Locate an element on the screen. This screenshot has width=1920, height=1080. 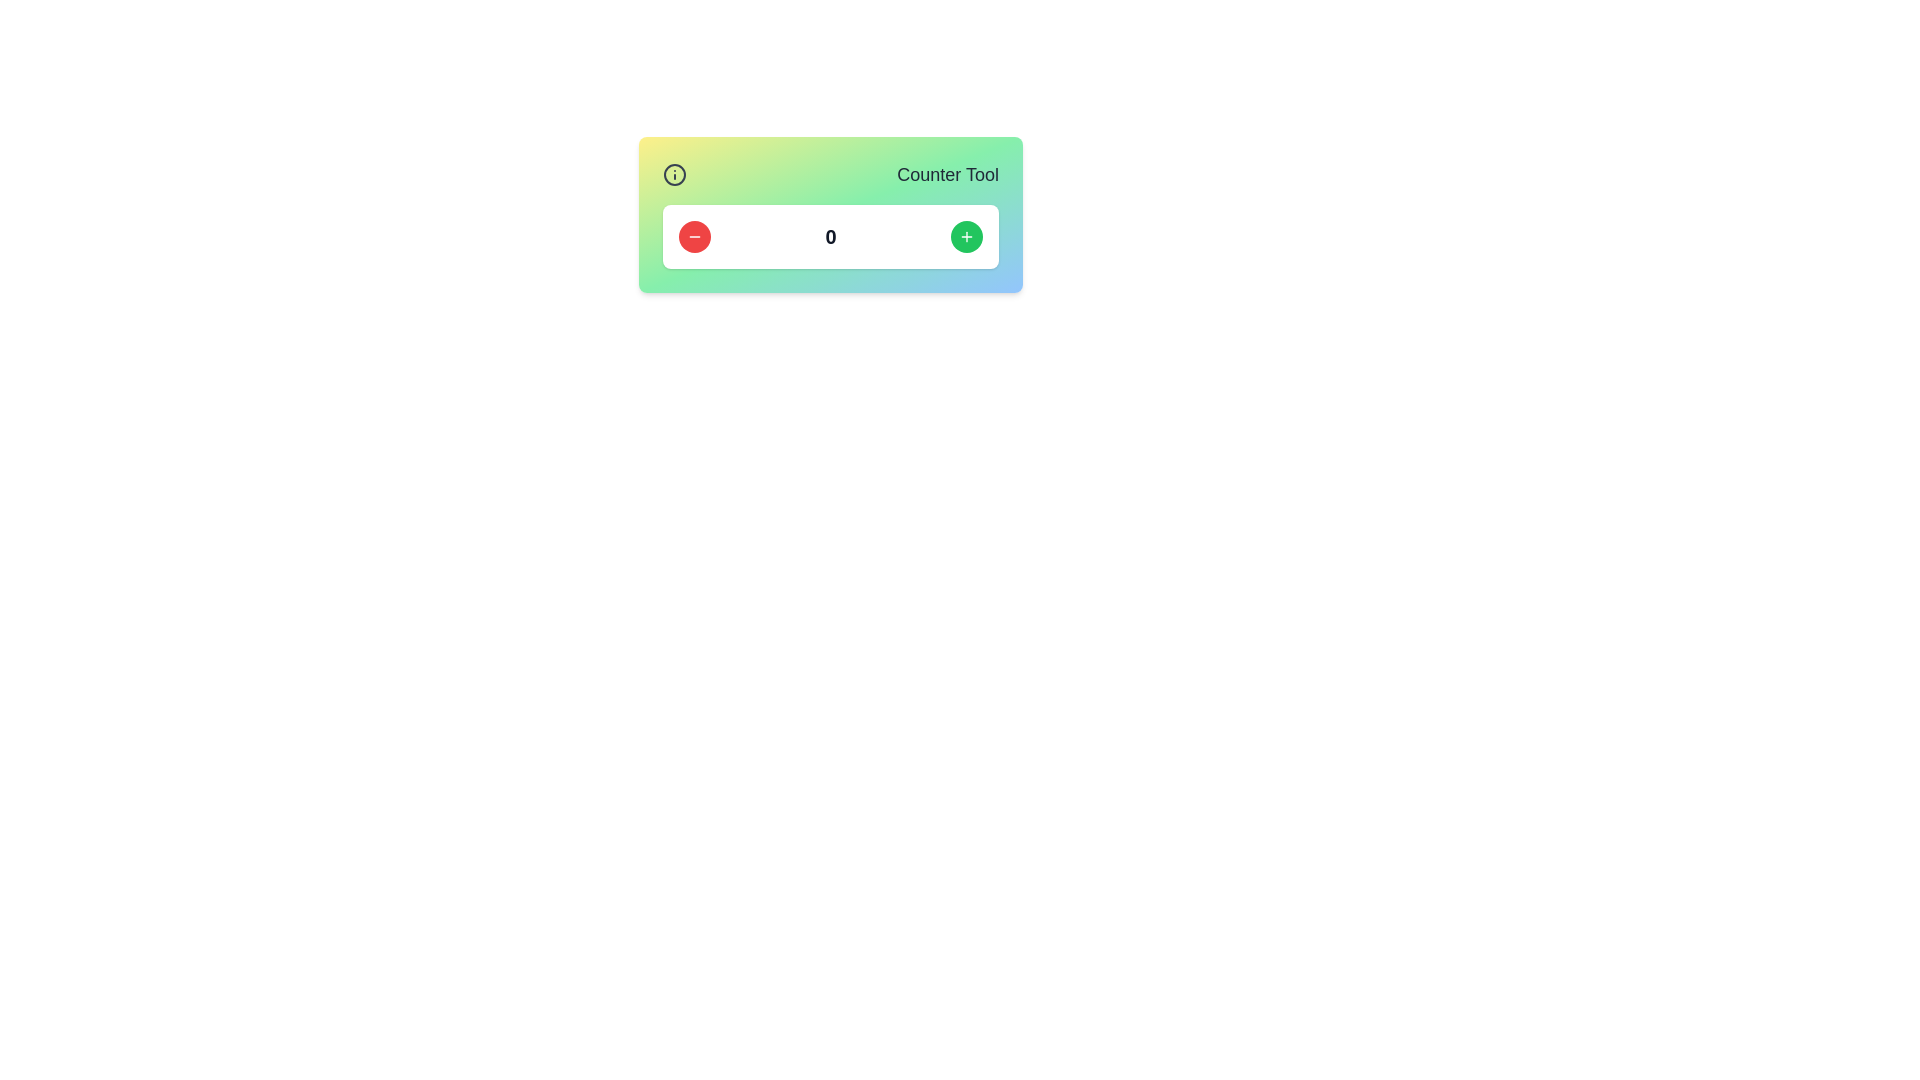
the plus sign button with a green background located at the top-right corner of the 'Counter Tool' section for keyboard interaction is located at coordinates (966, 235).